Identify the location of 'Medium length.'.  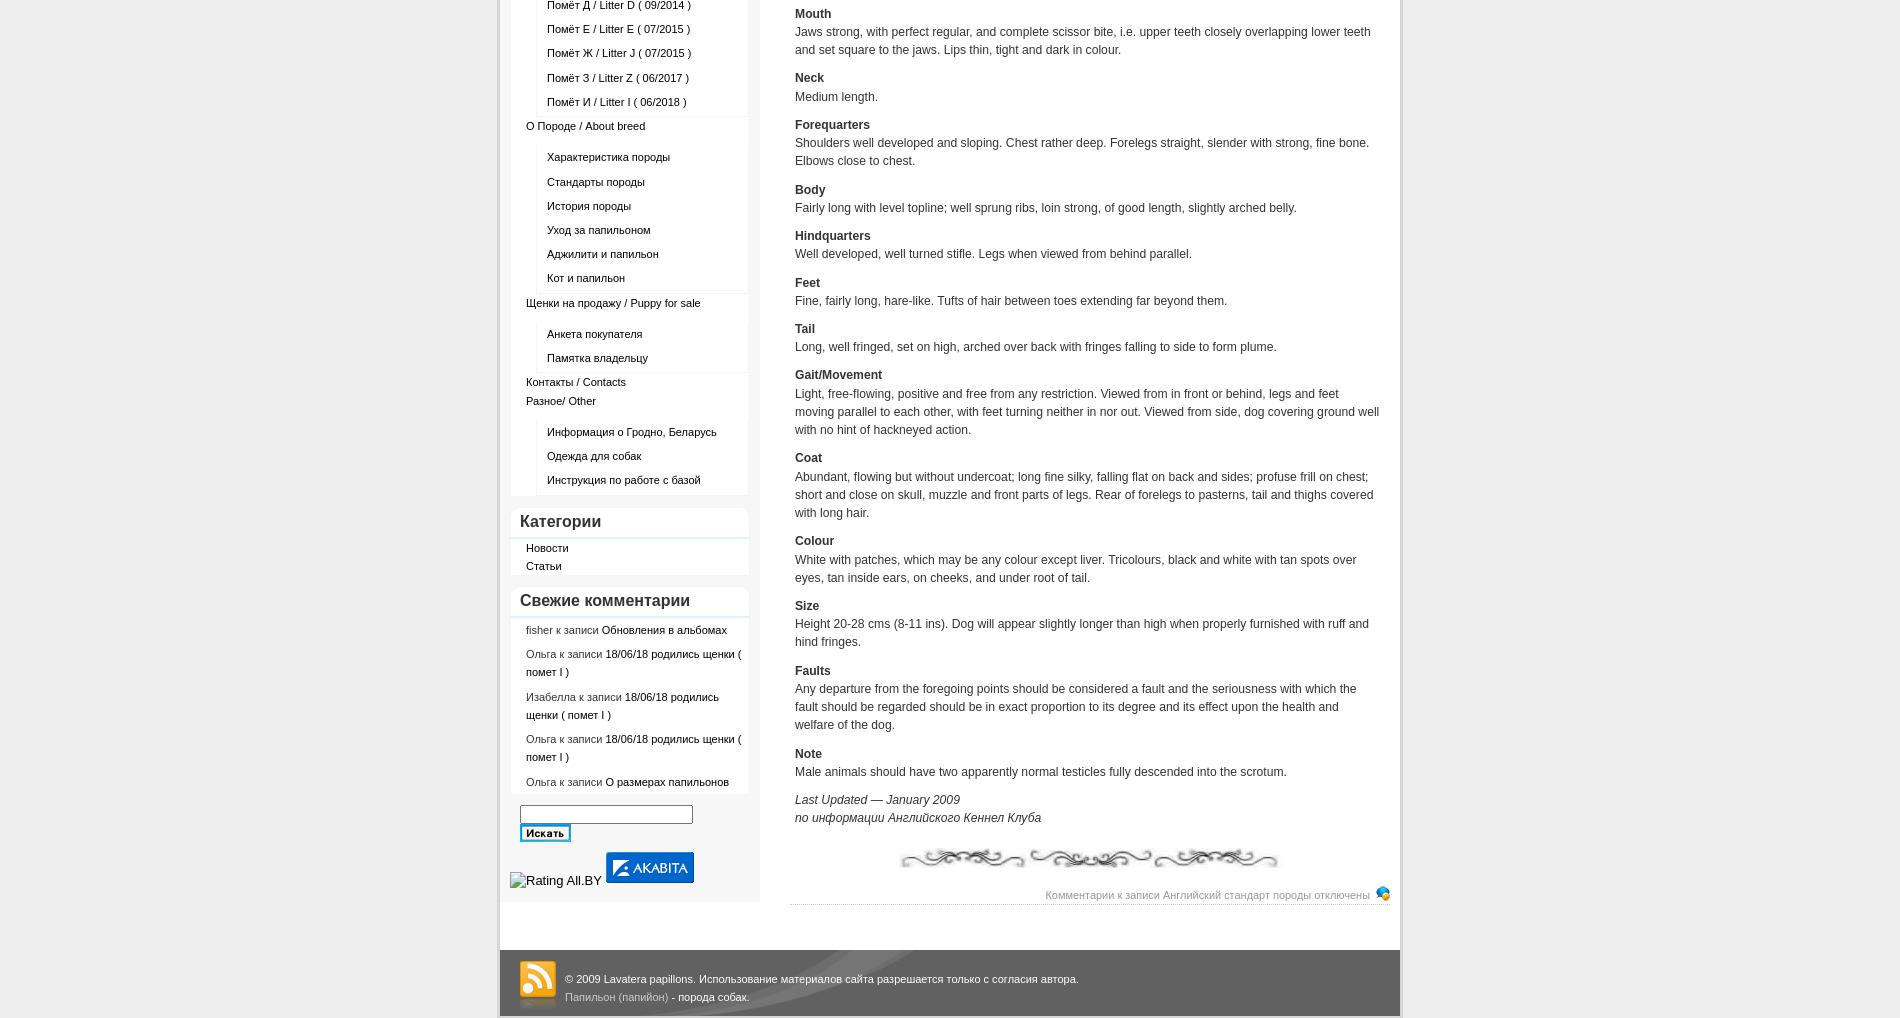
(835, 95).